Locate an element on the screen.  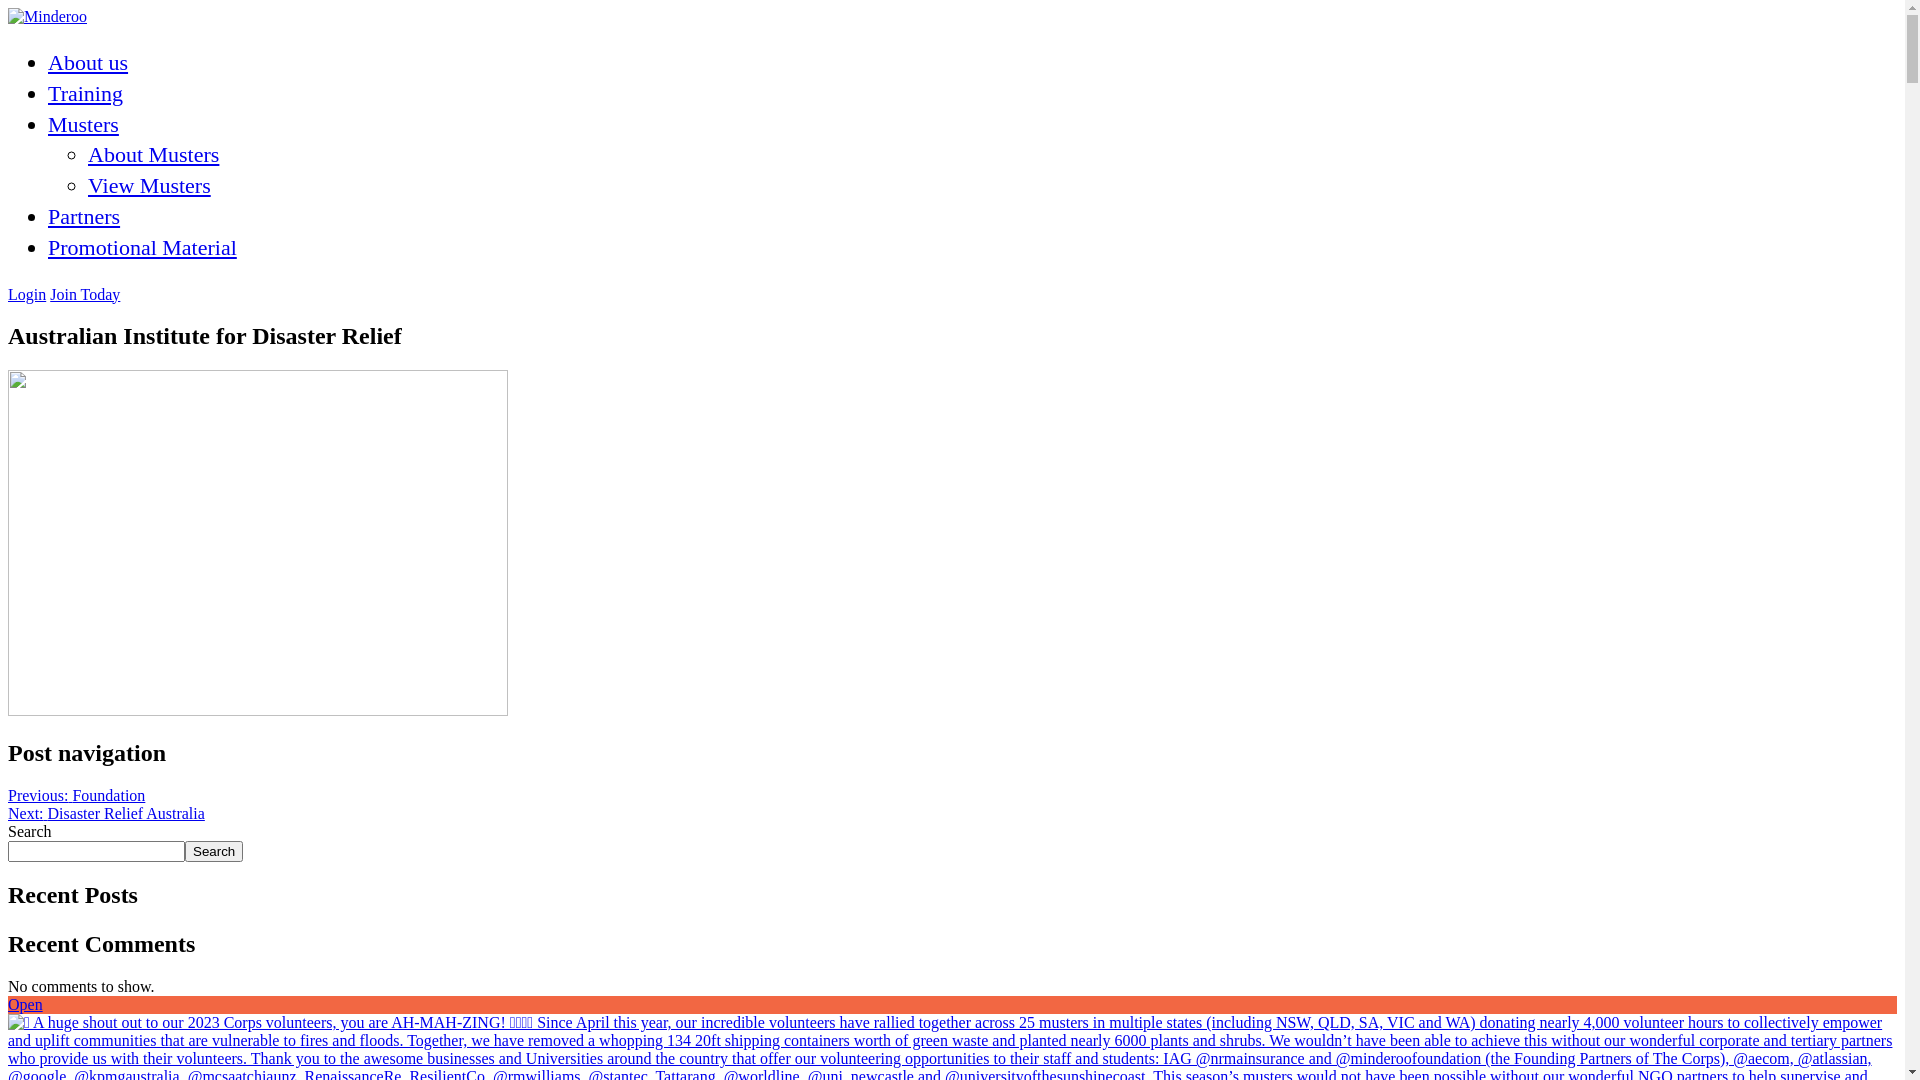
'View Musters' is located at coordinates (148, 185).